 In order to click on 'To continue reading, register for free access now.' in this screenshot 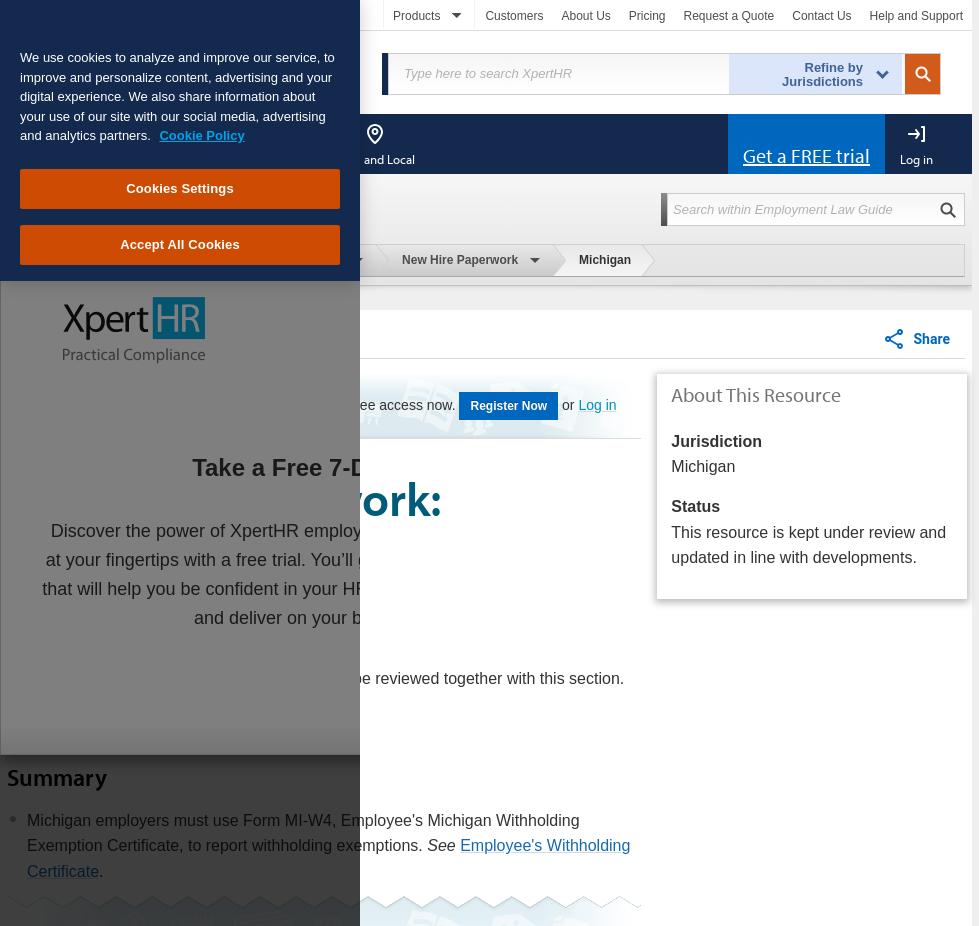, I will do `click(302, 404)`.